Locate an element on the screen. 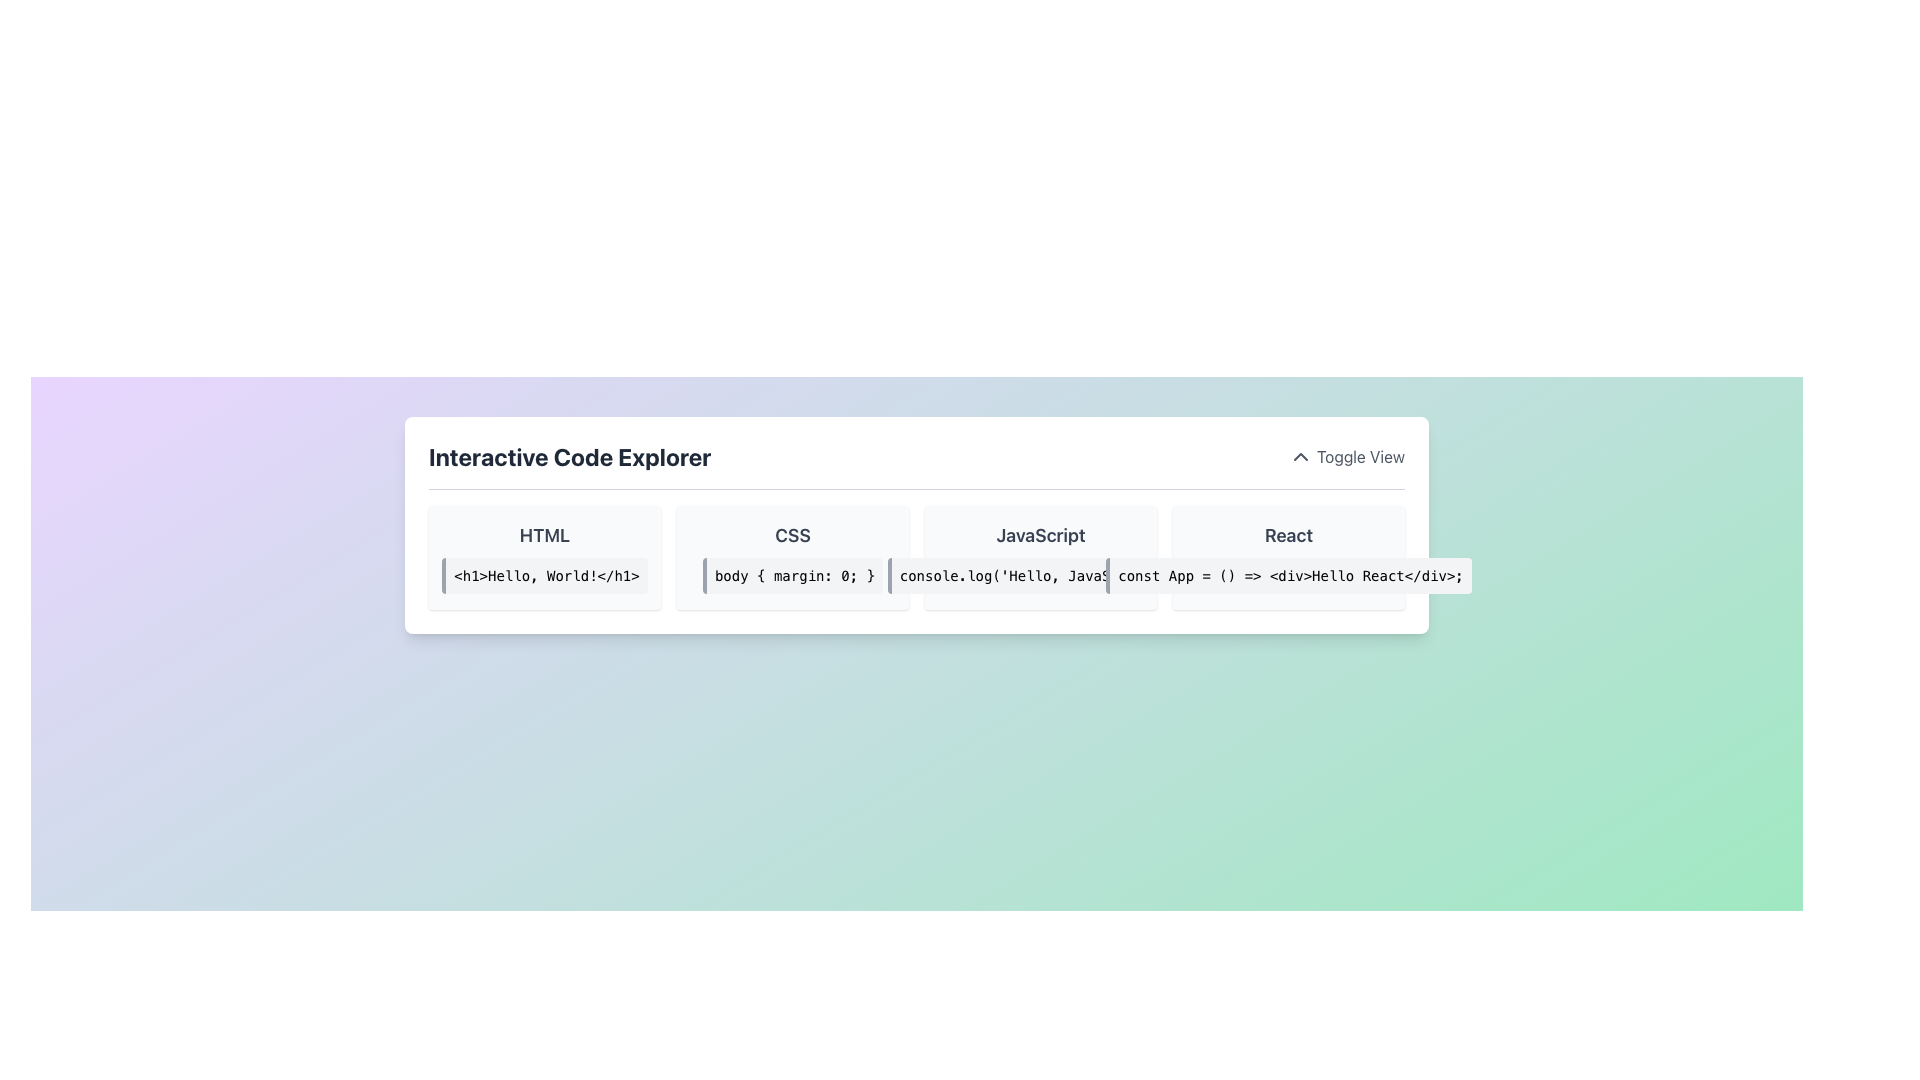 The height and width of the screenshot is (1080, 1920). the HTML header element labeled '<h1>Hello, World!</h1>' which is styled prominently and positioned within a specific column of the layout is located at coordinates (547, 575).